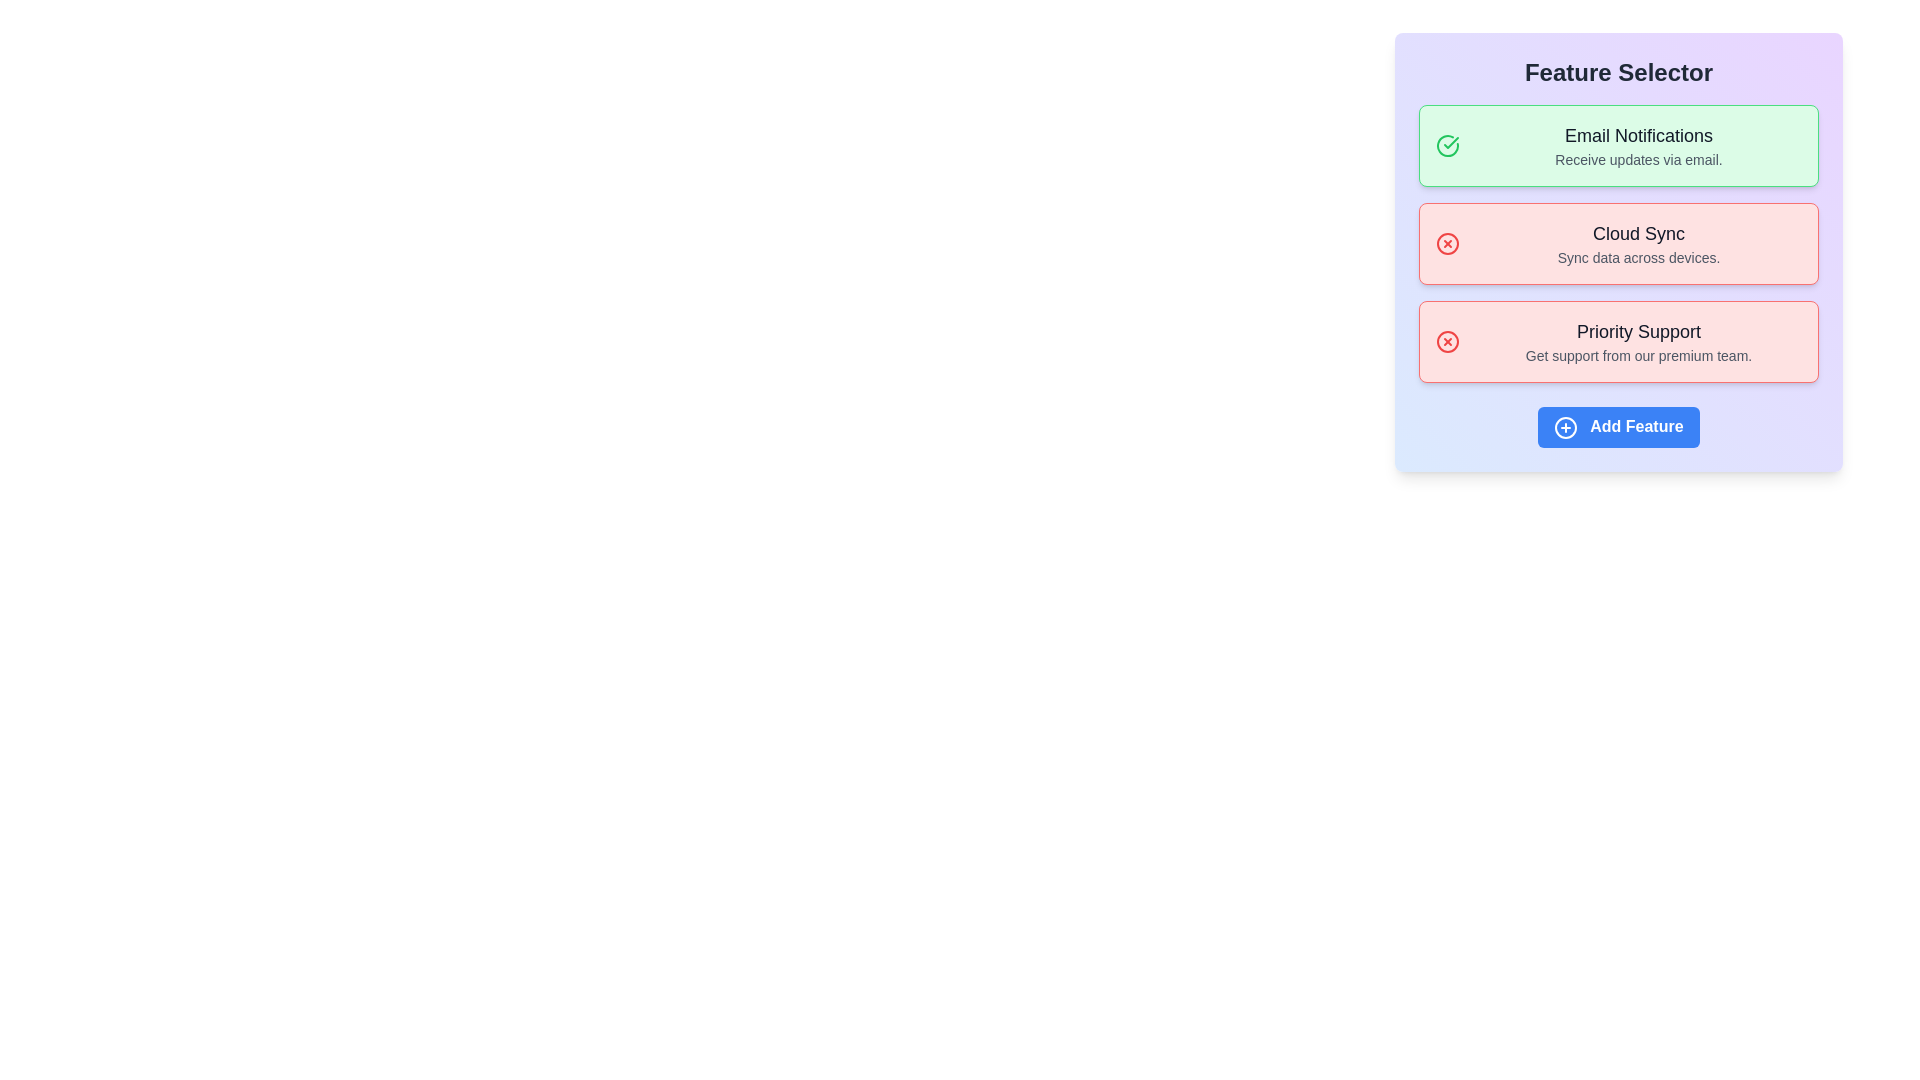 Image resolution: width=1920 pixels, height=1080 pixels. Describe the element at coordinates (1448, 341) in the screenshot. I see `the graphical icon representing a disabling or rejection action located` at that location.